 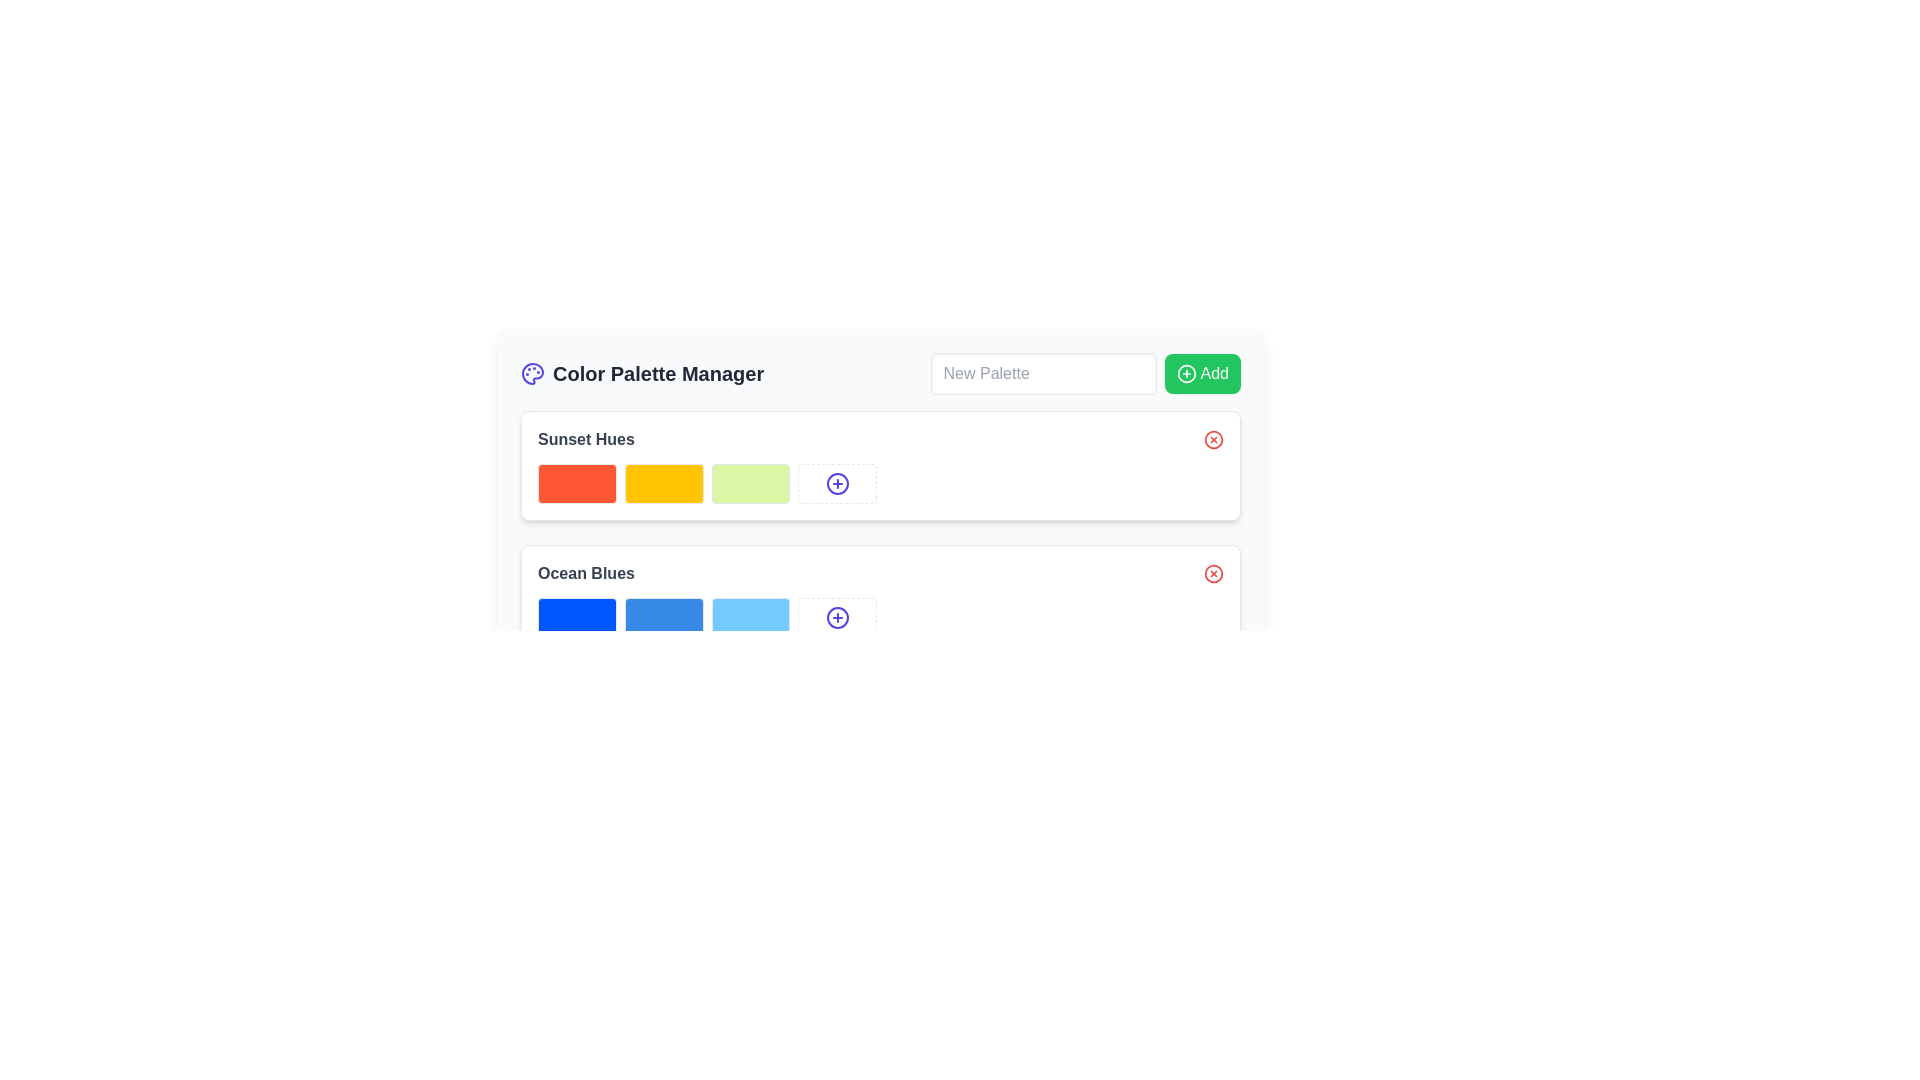 What do you see at coordinates (749, 483) in the screenshot?
I see `the light green rectangular box with rounded corners, which is the third block in a row of three` at bounding box center [749, 483].